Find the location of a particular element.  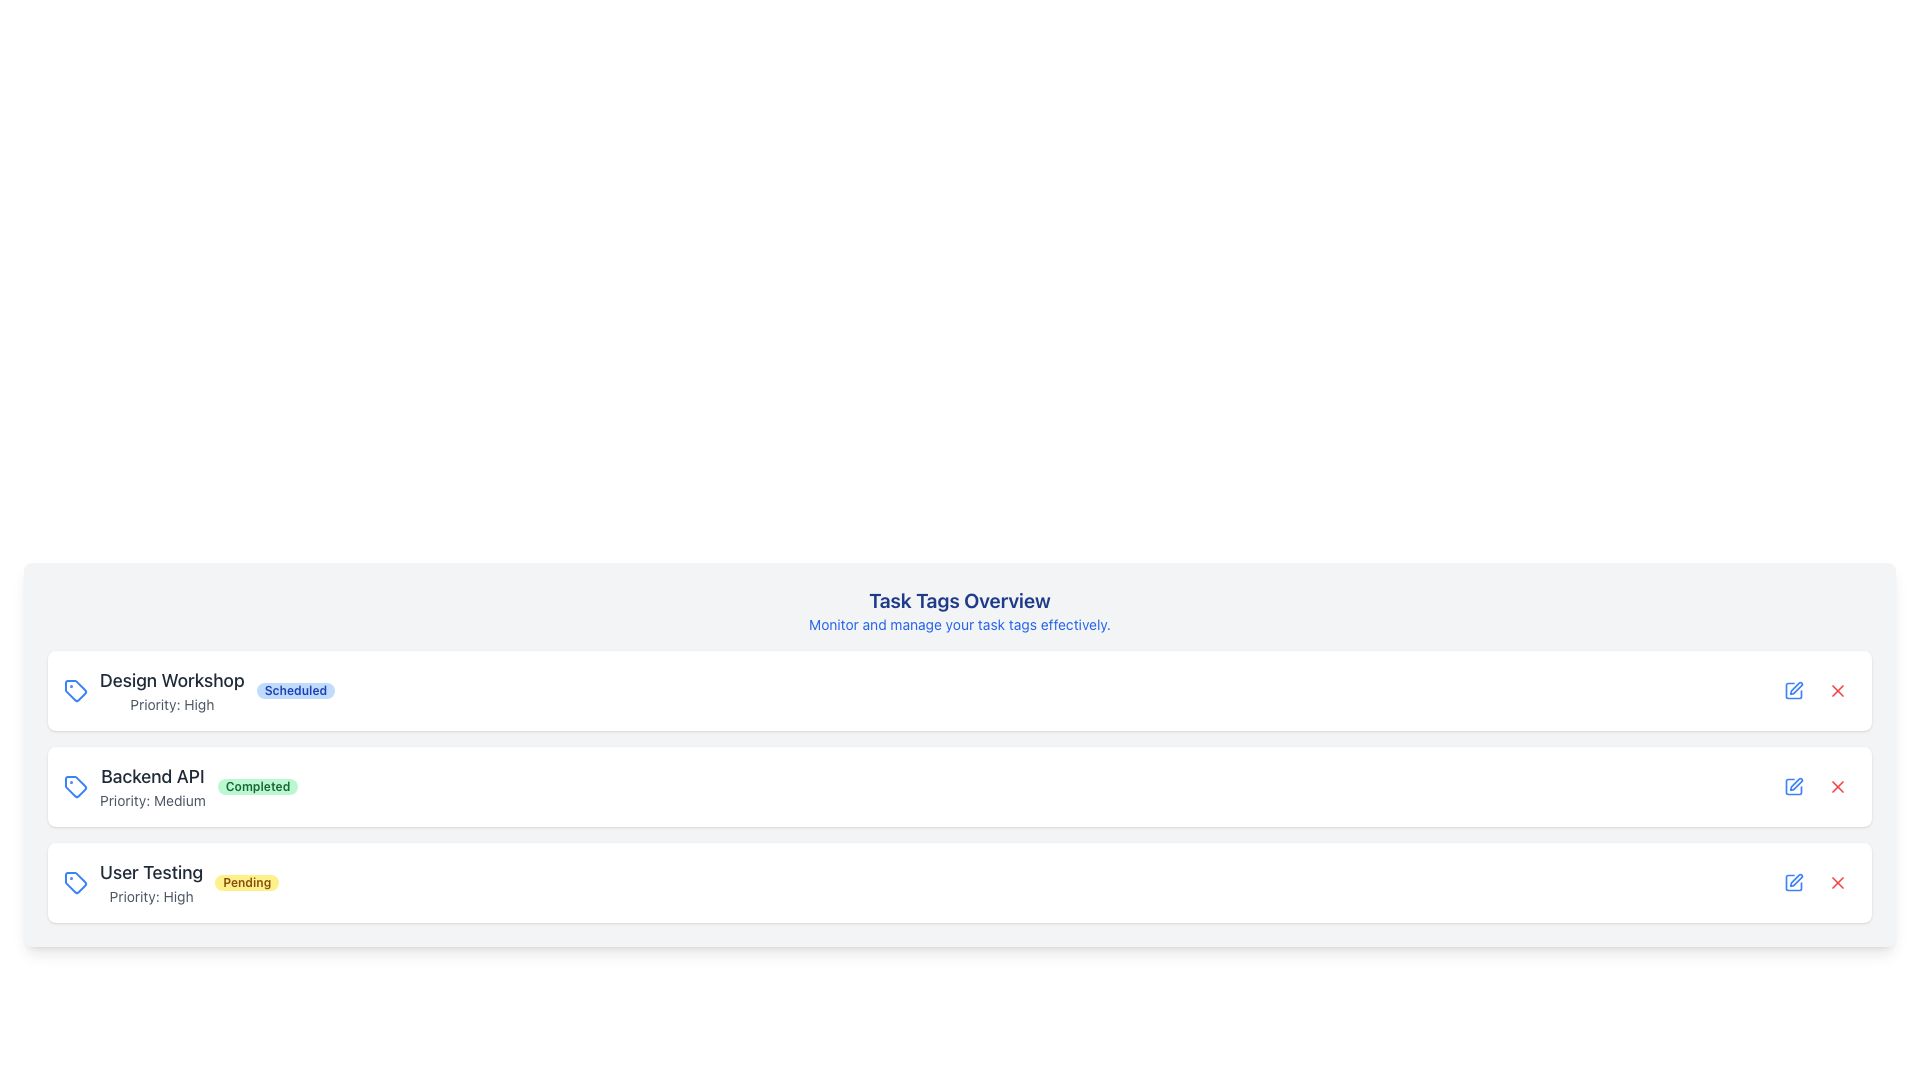

the 'Completed' status label, which is a small text label with a green background and darker green text, located next to the 'Backend API' label and below the 'Priority: Medium' text is located at coordinates (257, 785).